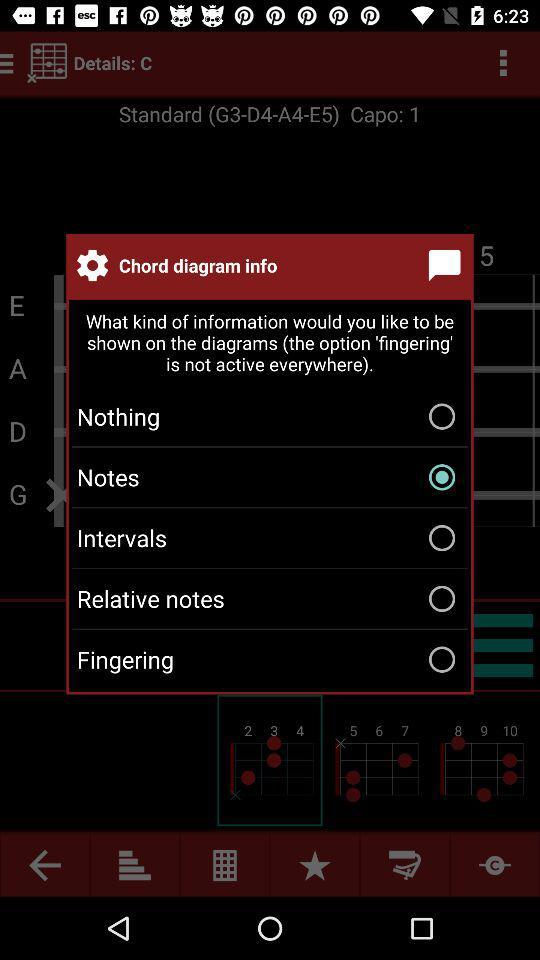 The height and width of the screenshot is (960, 540). What do you see at coordinates (270, 415) in the screenshot?
I see `nothing` at bounding box center [270, 415].